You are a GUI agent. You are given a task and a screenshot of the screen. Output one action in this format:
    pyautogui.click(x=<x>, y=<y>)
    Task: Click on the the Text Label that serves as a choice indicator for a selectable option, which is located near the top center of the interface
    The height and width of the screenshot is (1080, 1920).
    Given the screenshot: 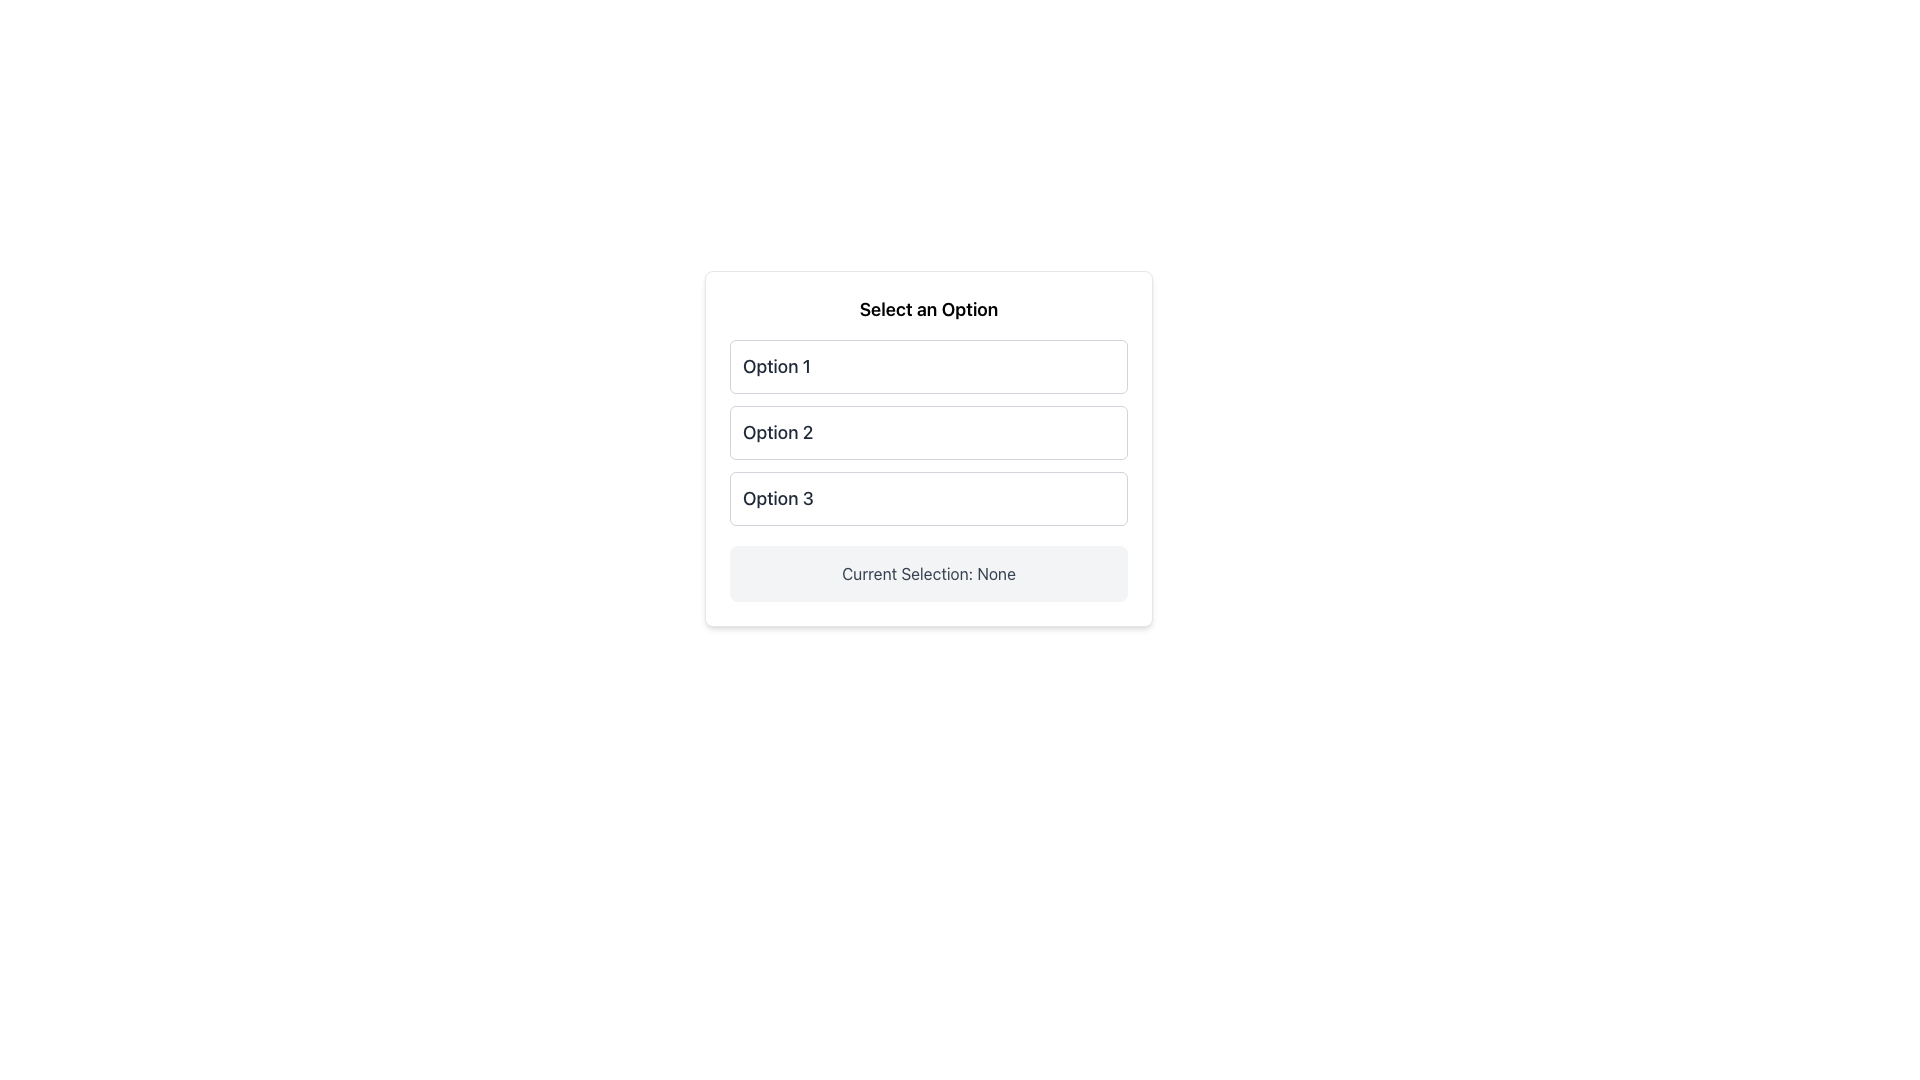 What is the action you would take?
    pyautogui.click(x=776, y=366)
    